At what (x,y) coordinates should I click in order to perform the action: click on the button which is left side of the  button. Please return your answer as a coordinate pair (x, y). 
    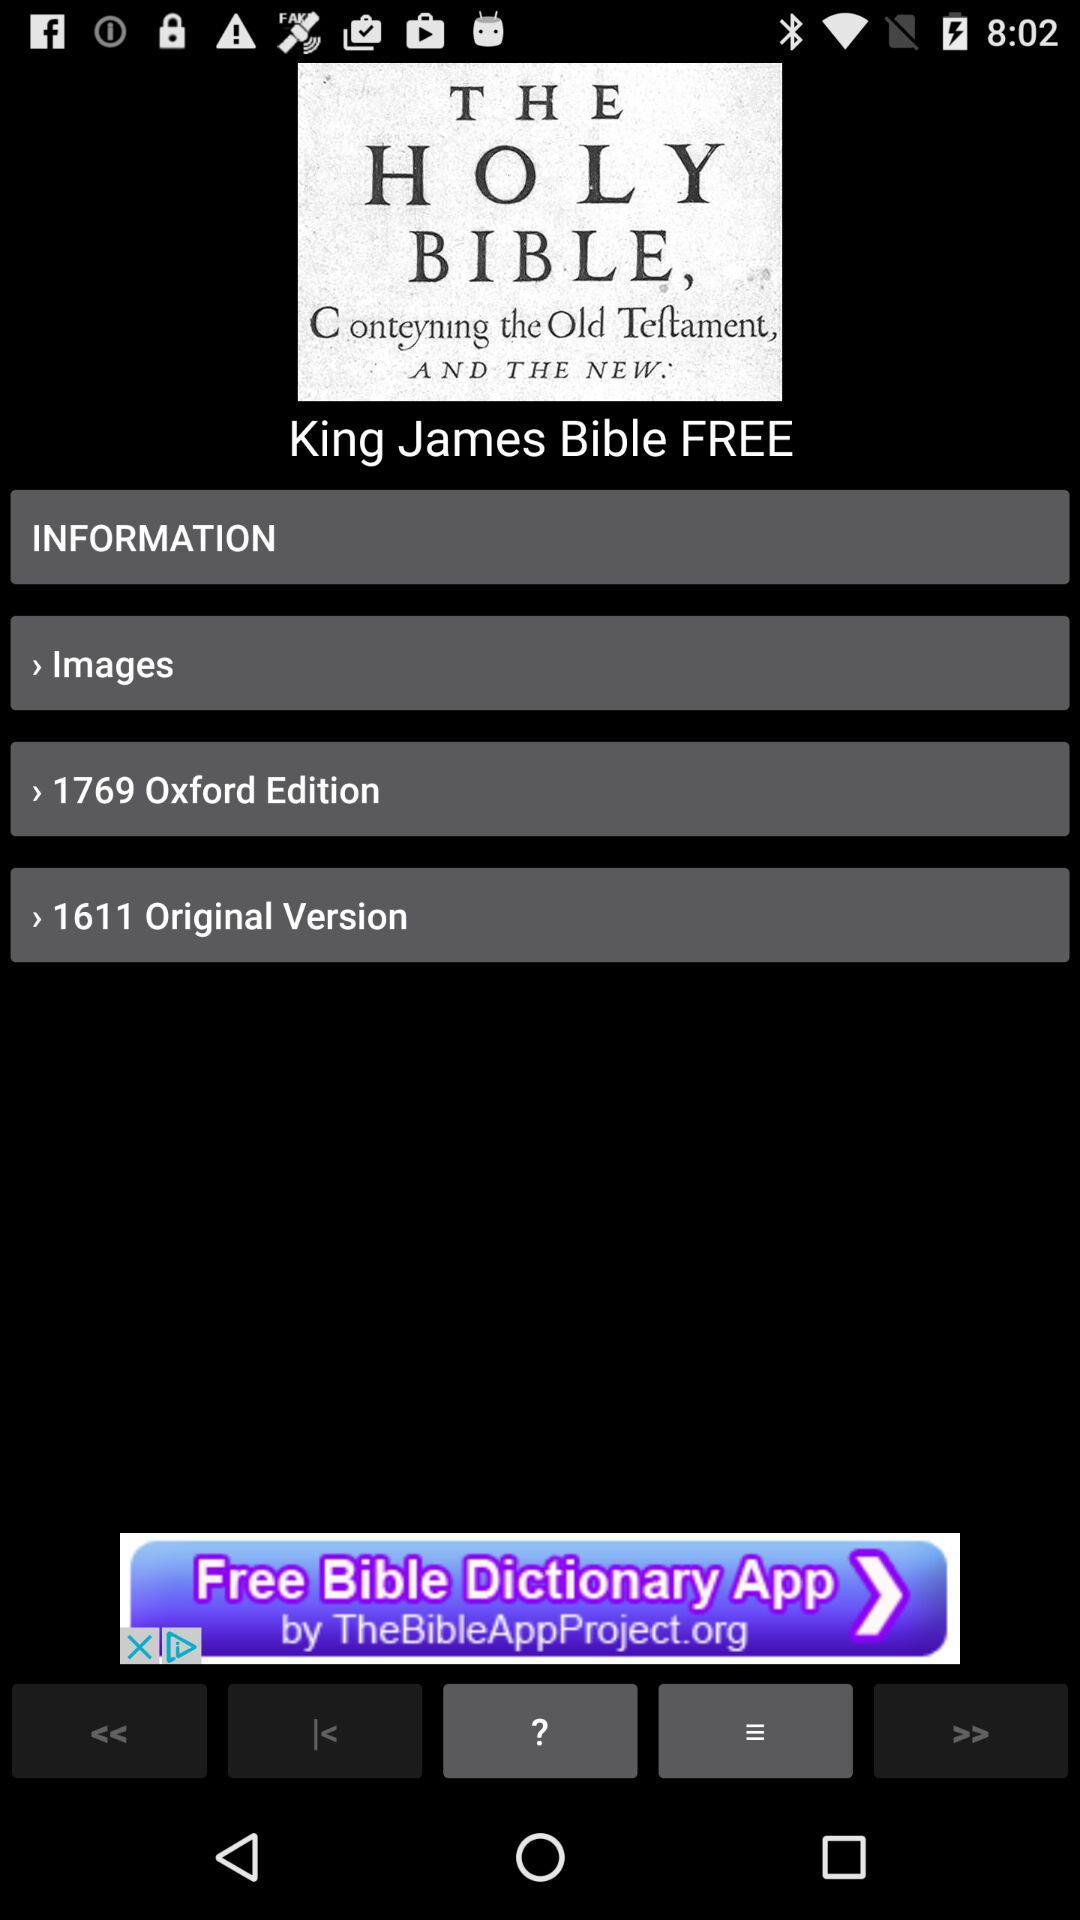
    Looking at the image, I should click on (324, 1730).